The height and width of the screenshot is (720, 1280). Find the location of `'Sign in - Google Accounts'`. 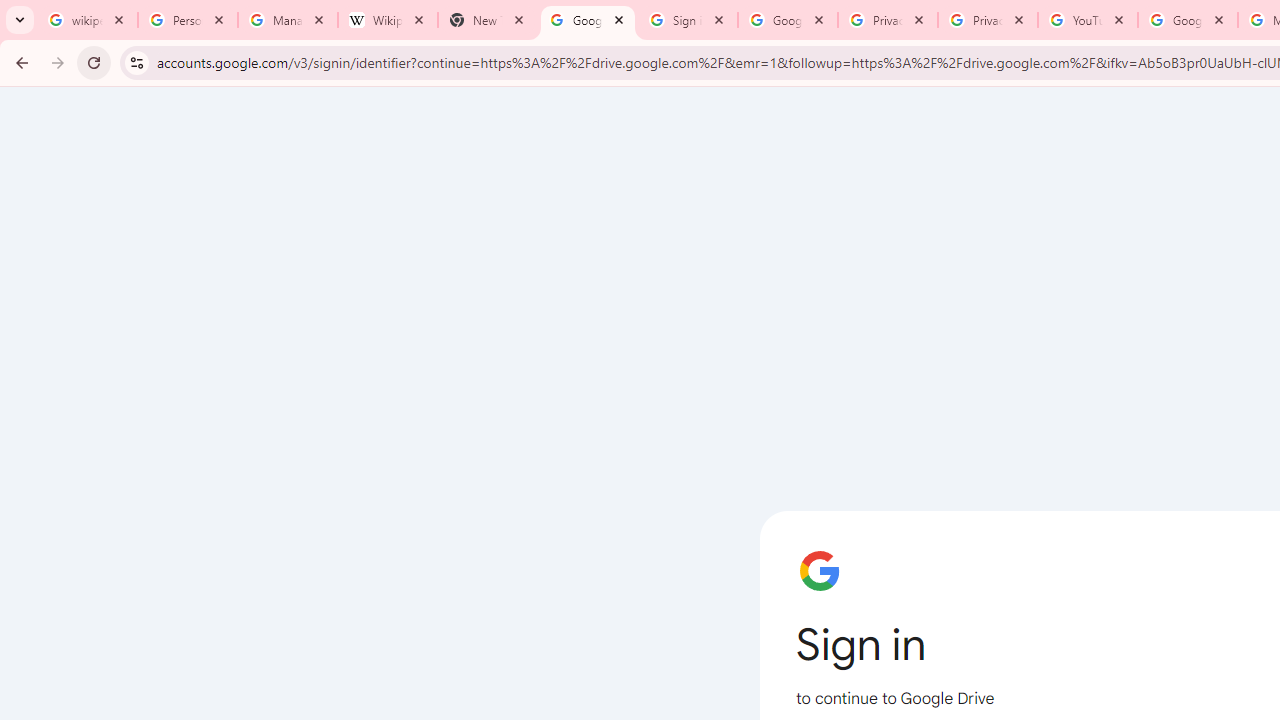

'Sign in - Google Accounts' is located at coordinates (688, 20).